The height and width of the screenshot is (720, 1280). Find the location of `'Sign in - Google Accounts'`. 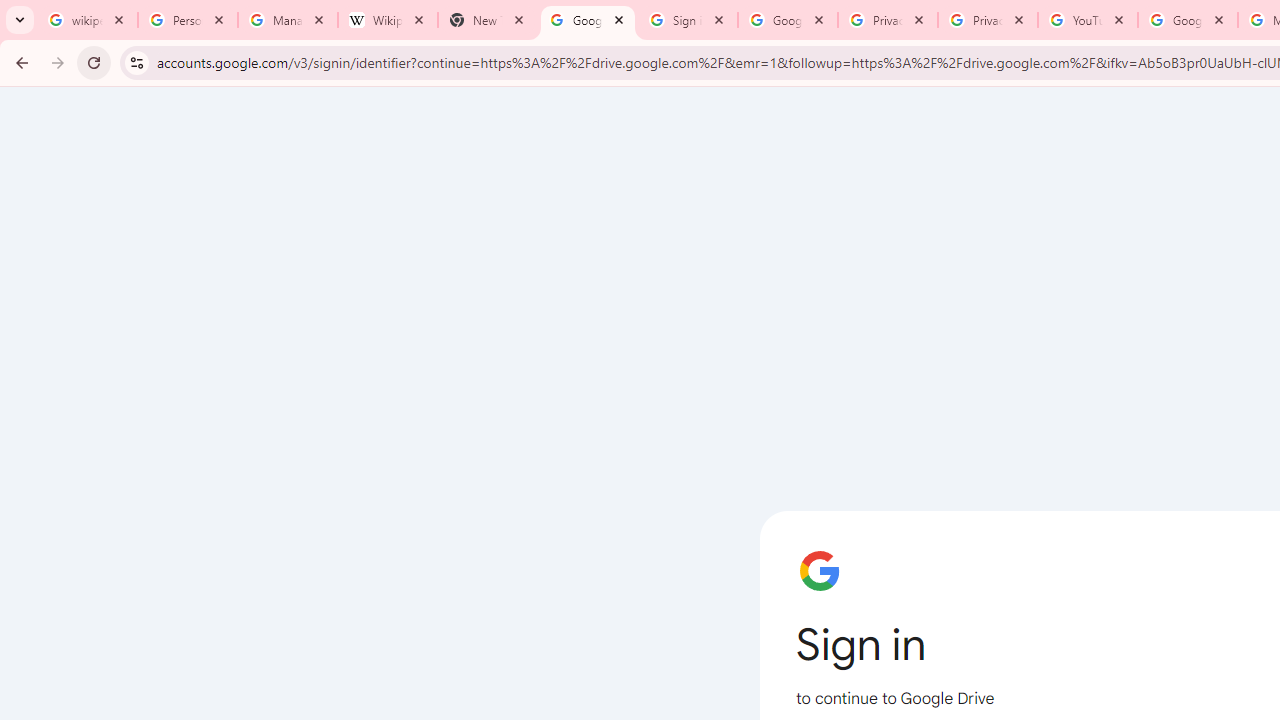

'Sign in - Google Accounts' is located at coordinates (688, 20).